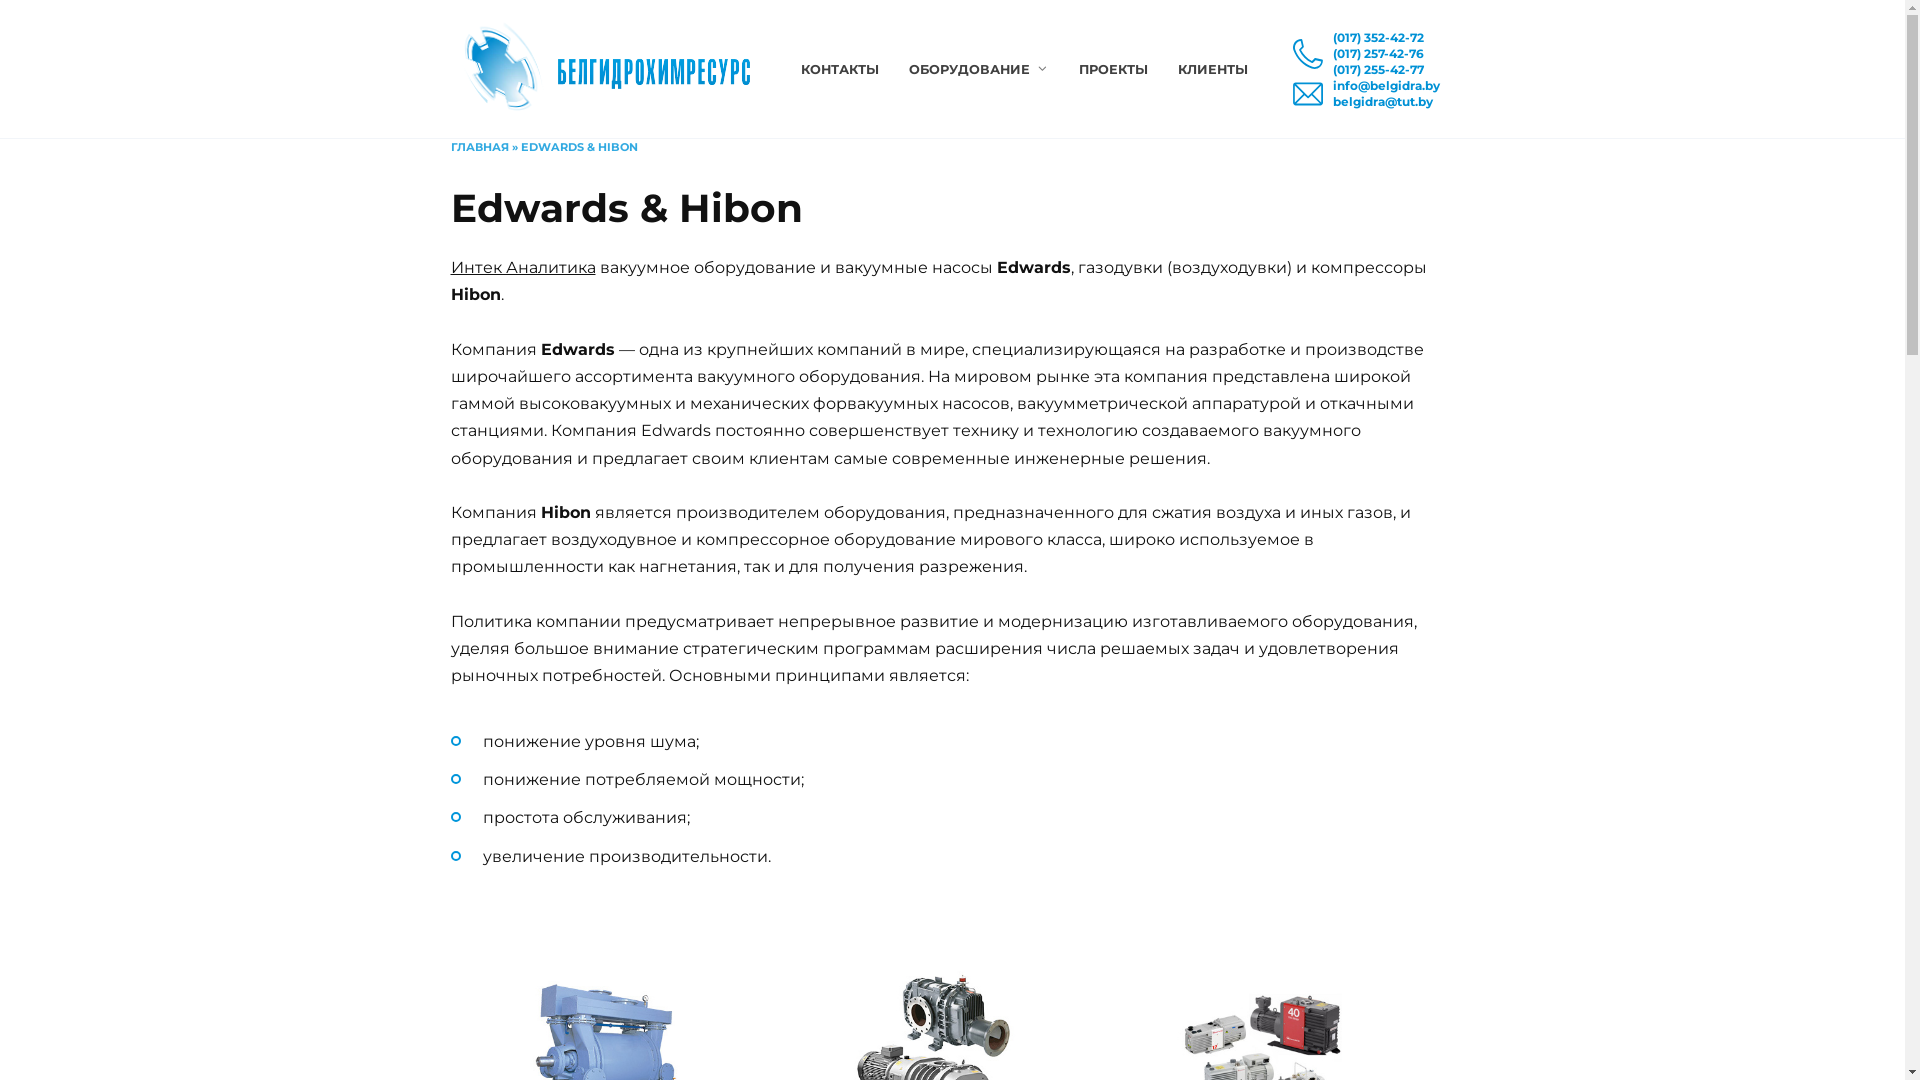 This screenshot has height=1080, width=1920. What do you see at coordinates (1331, 68) in the screenshot?
I see `'(017) 255-42-77'` at bounding box center [1331, 68].